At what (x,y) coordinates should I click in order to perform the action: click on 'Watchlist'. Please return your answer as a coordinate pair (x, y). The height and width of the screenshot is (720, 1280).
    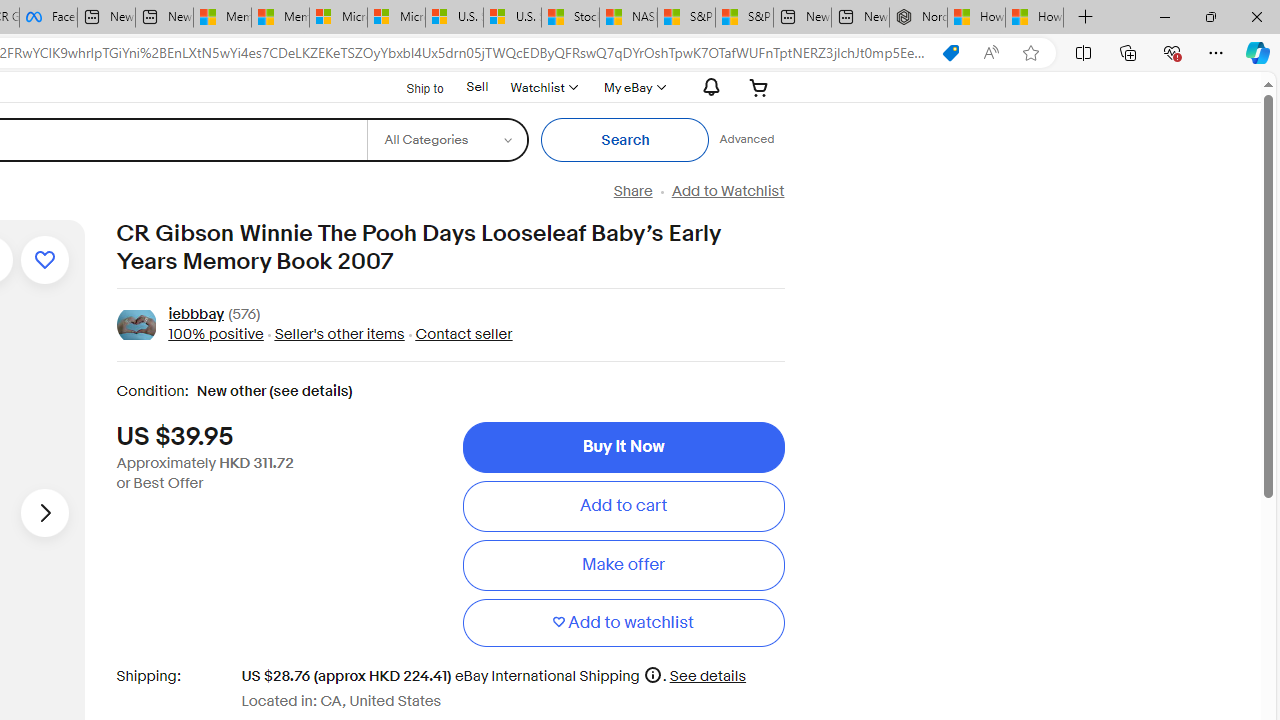
    Looking at the image, I should click on (543, 86).